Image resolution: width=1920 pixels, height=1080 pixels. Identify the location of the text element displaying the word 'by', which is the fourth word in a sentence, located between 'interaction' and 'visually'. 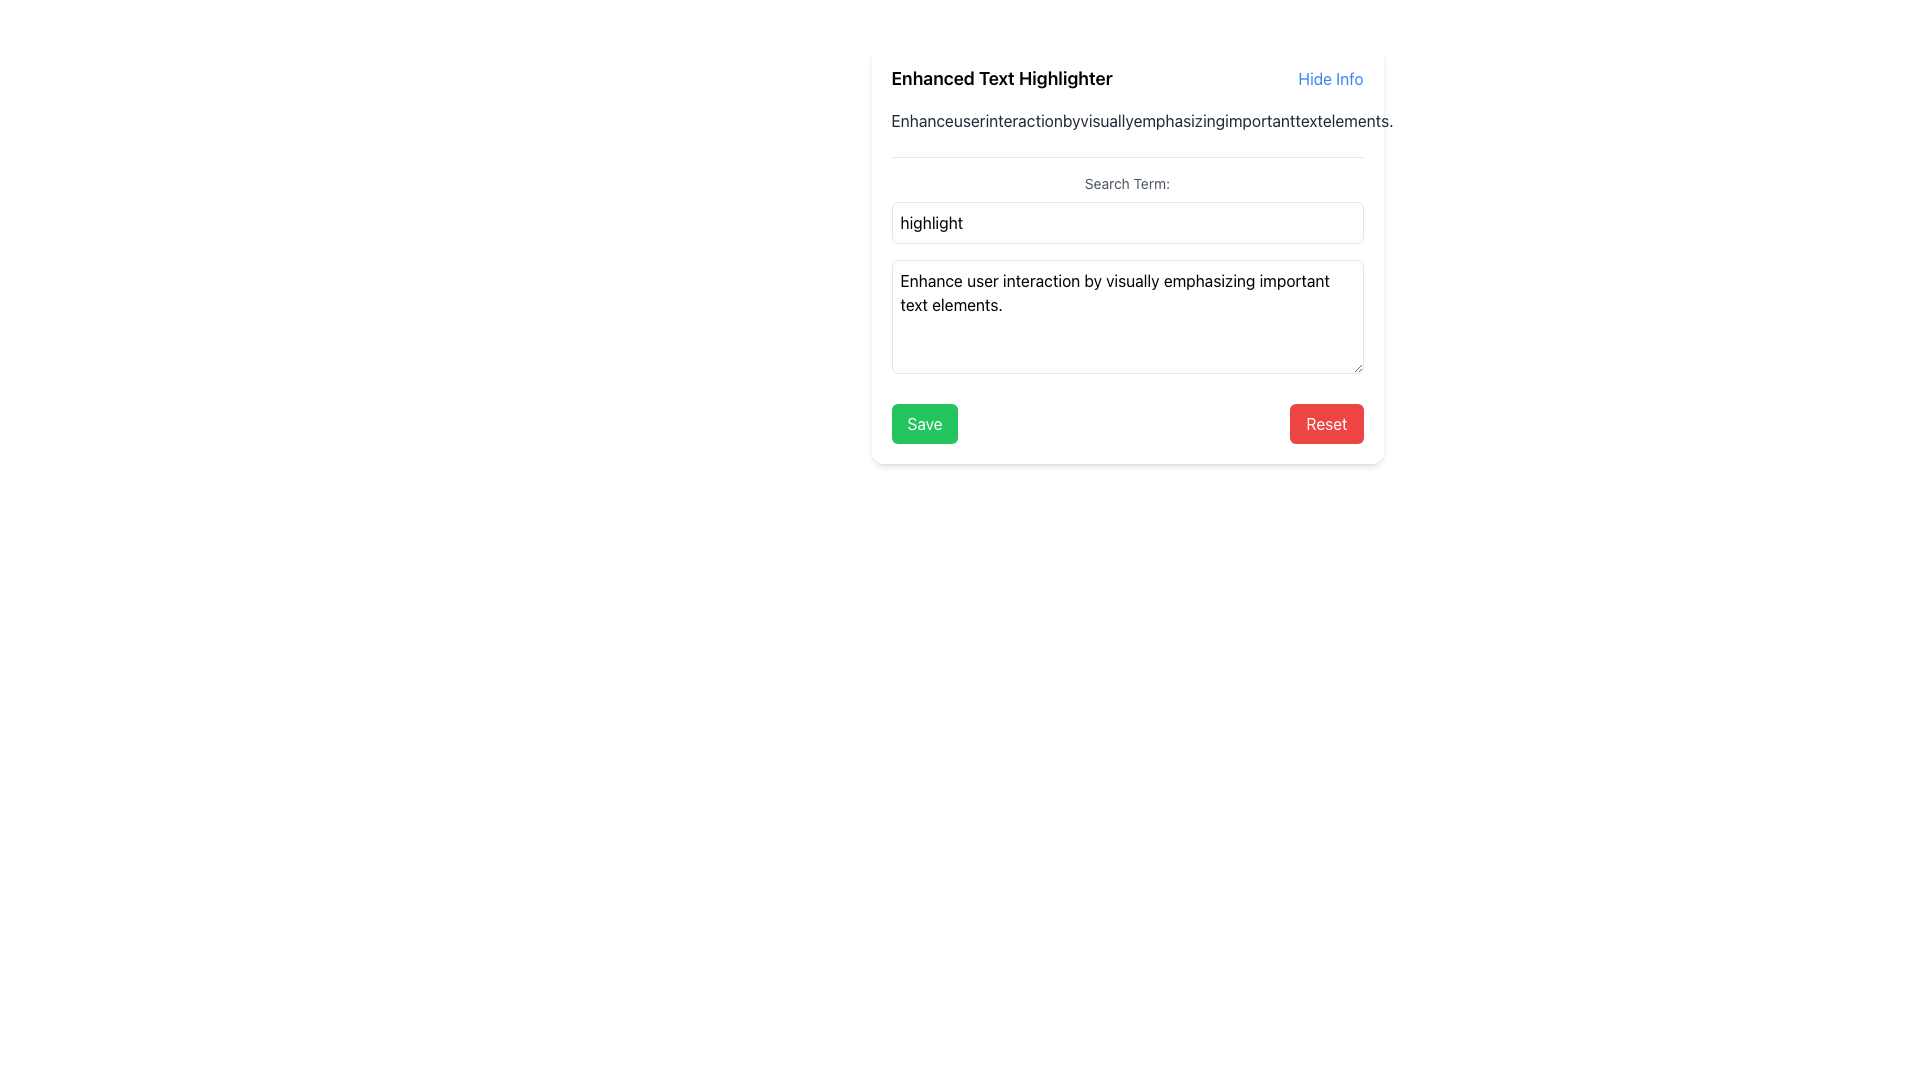
(1070, 120).